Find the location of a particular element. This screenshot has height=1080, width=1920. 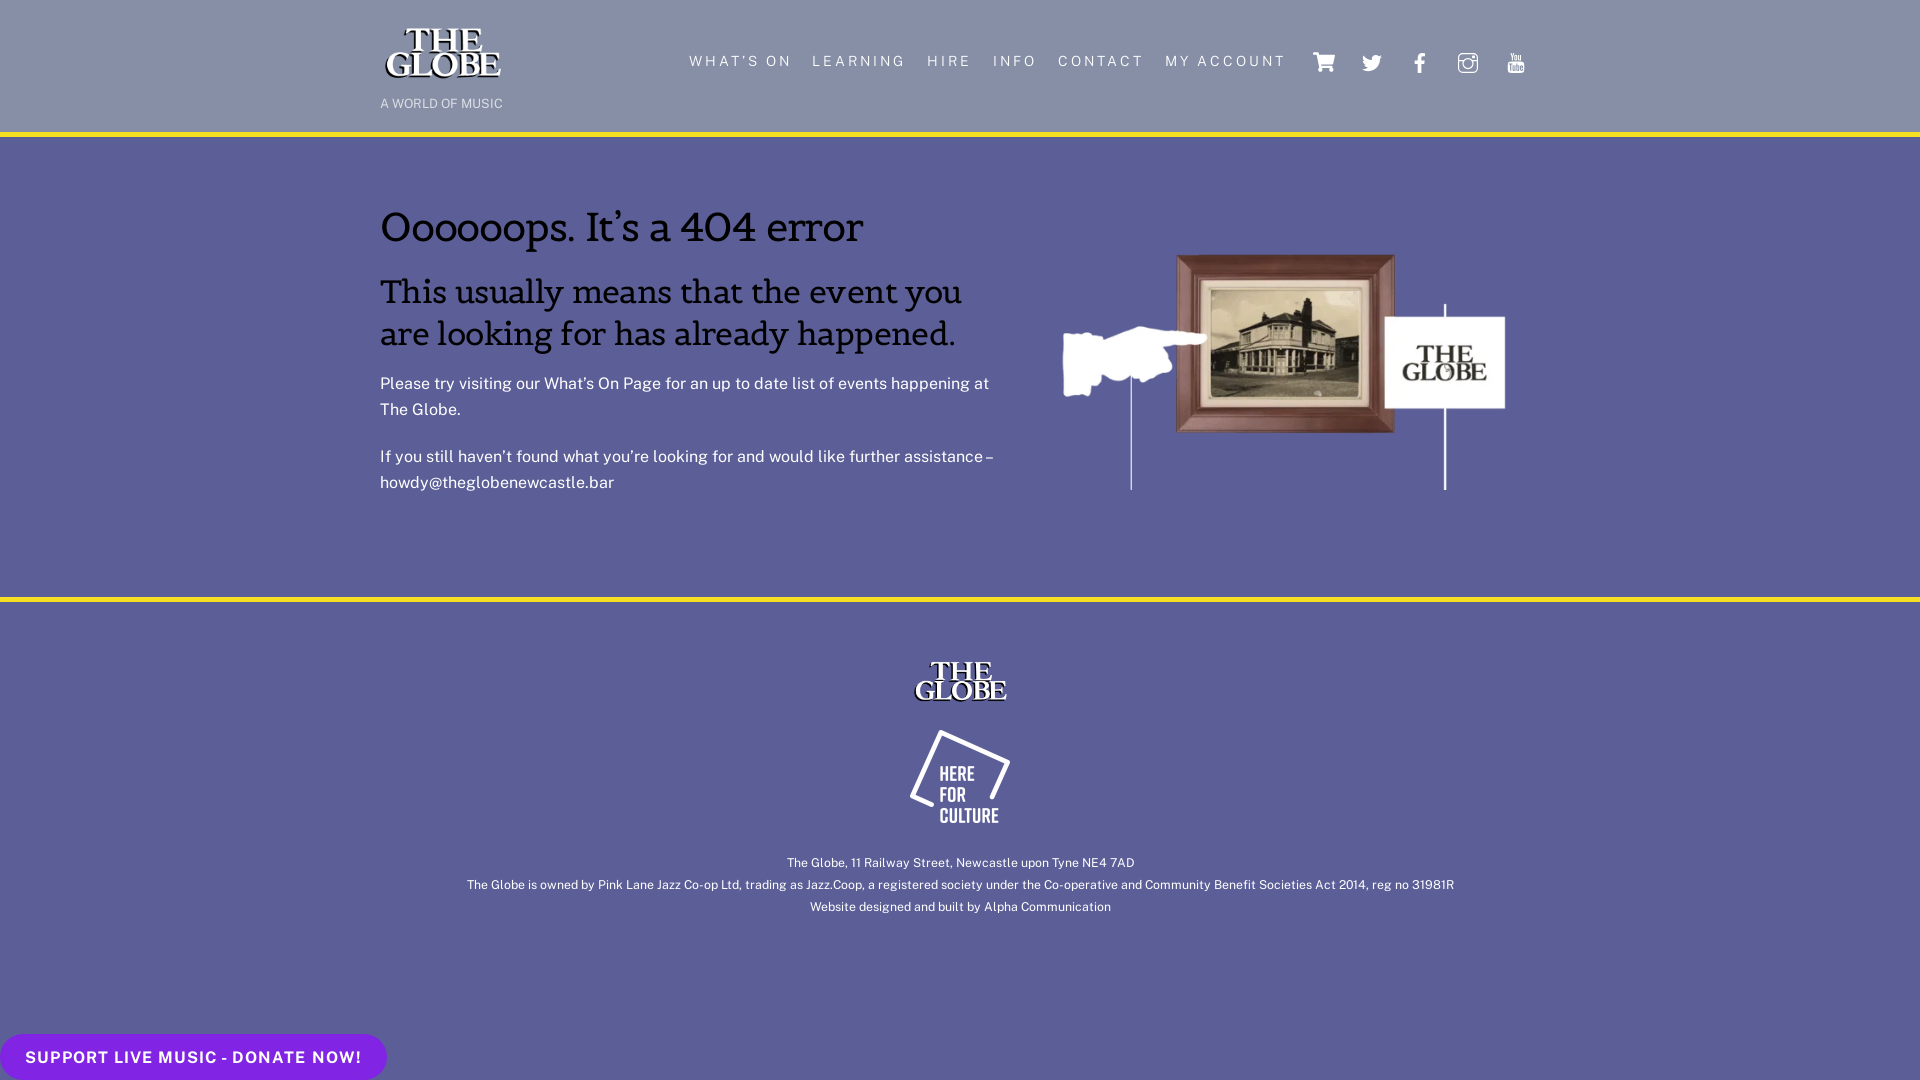

'Jazz.Coop' is located at coordinates (834, 883).